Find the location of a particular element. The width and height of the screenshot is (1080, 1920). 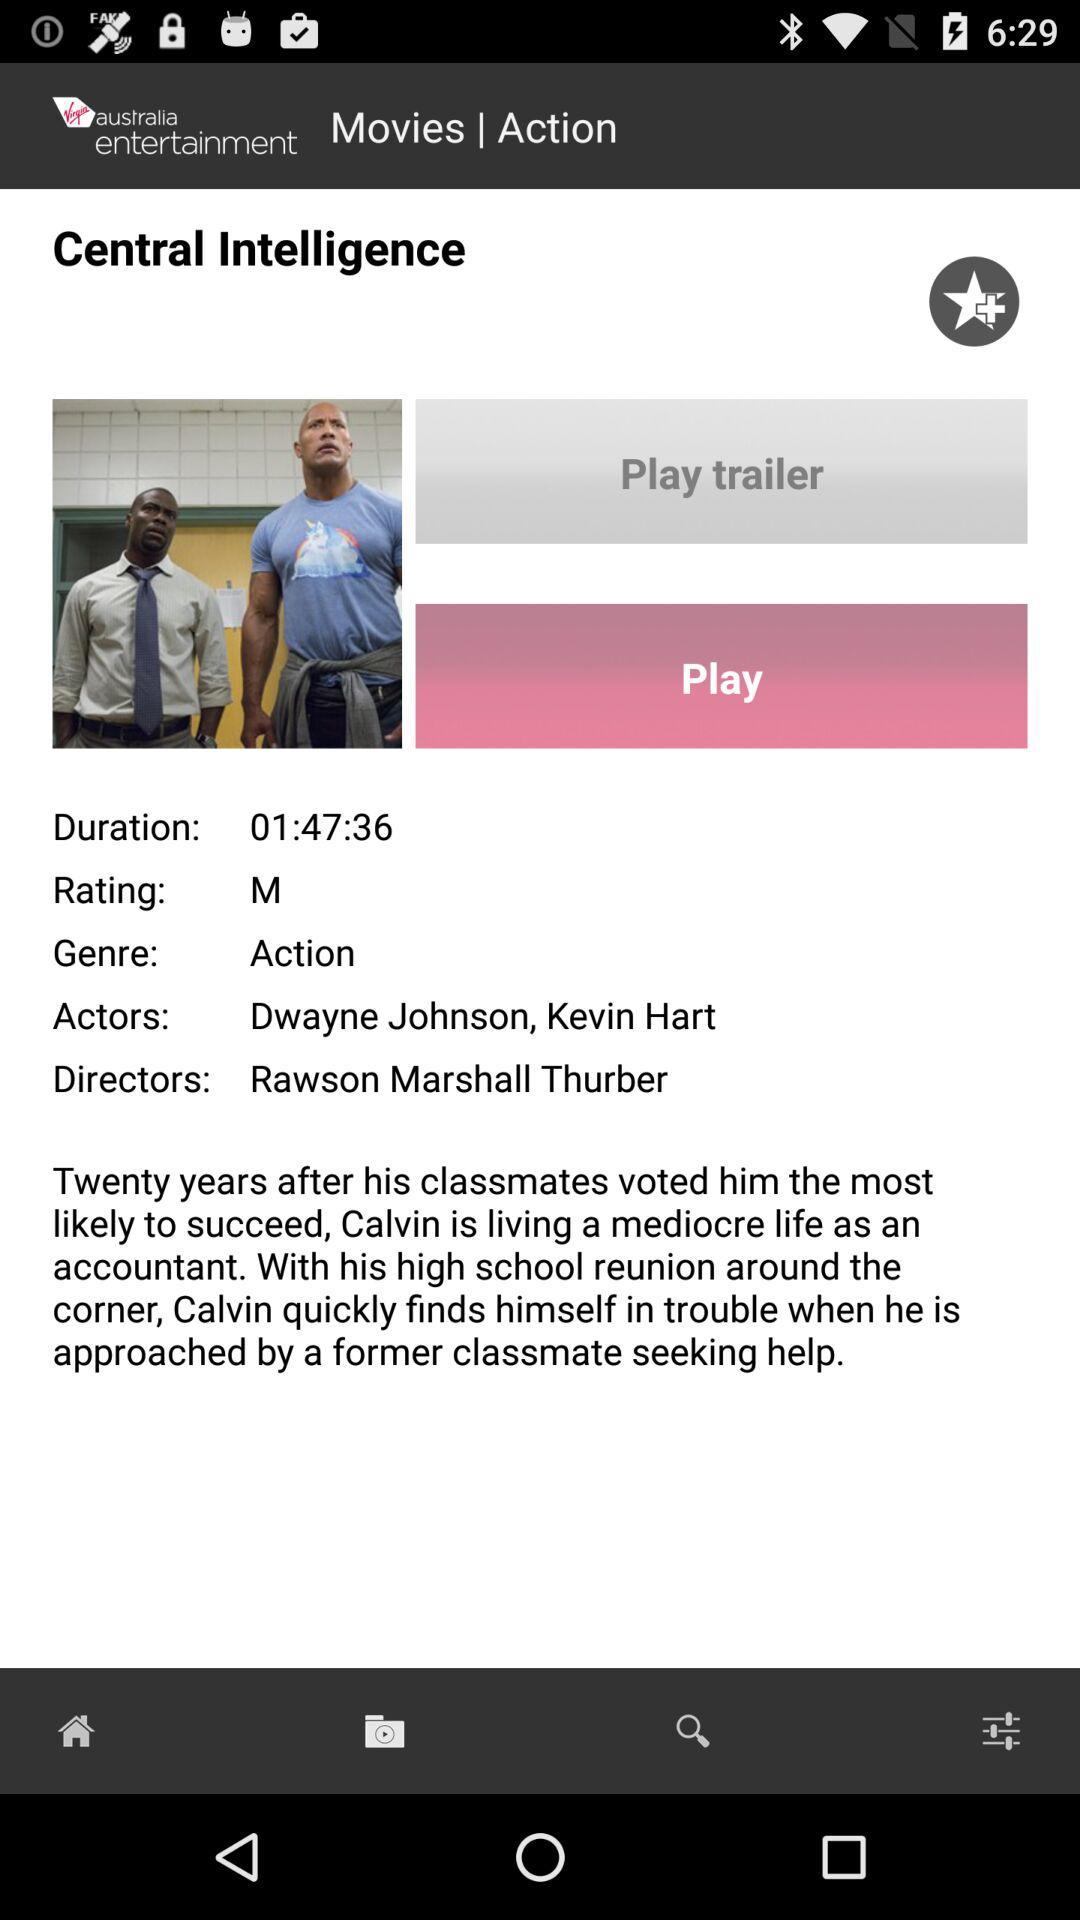

star logo is located at coordinates (982, 296).